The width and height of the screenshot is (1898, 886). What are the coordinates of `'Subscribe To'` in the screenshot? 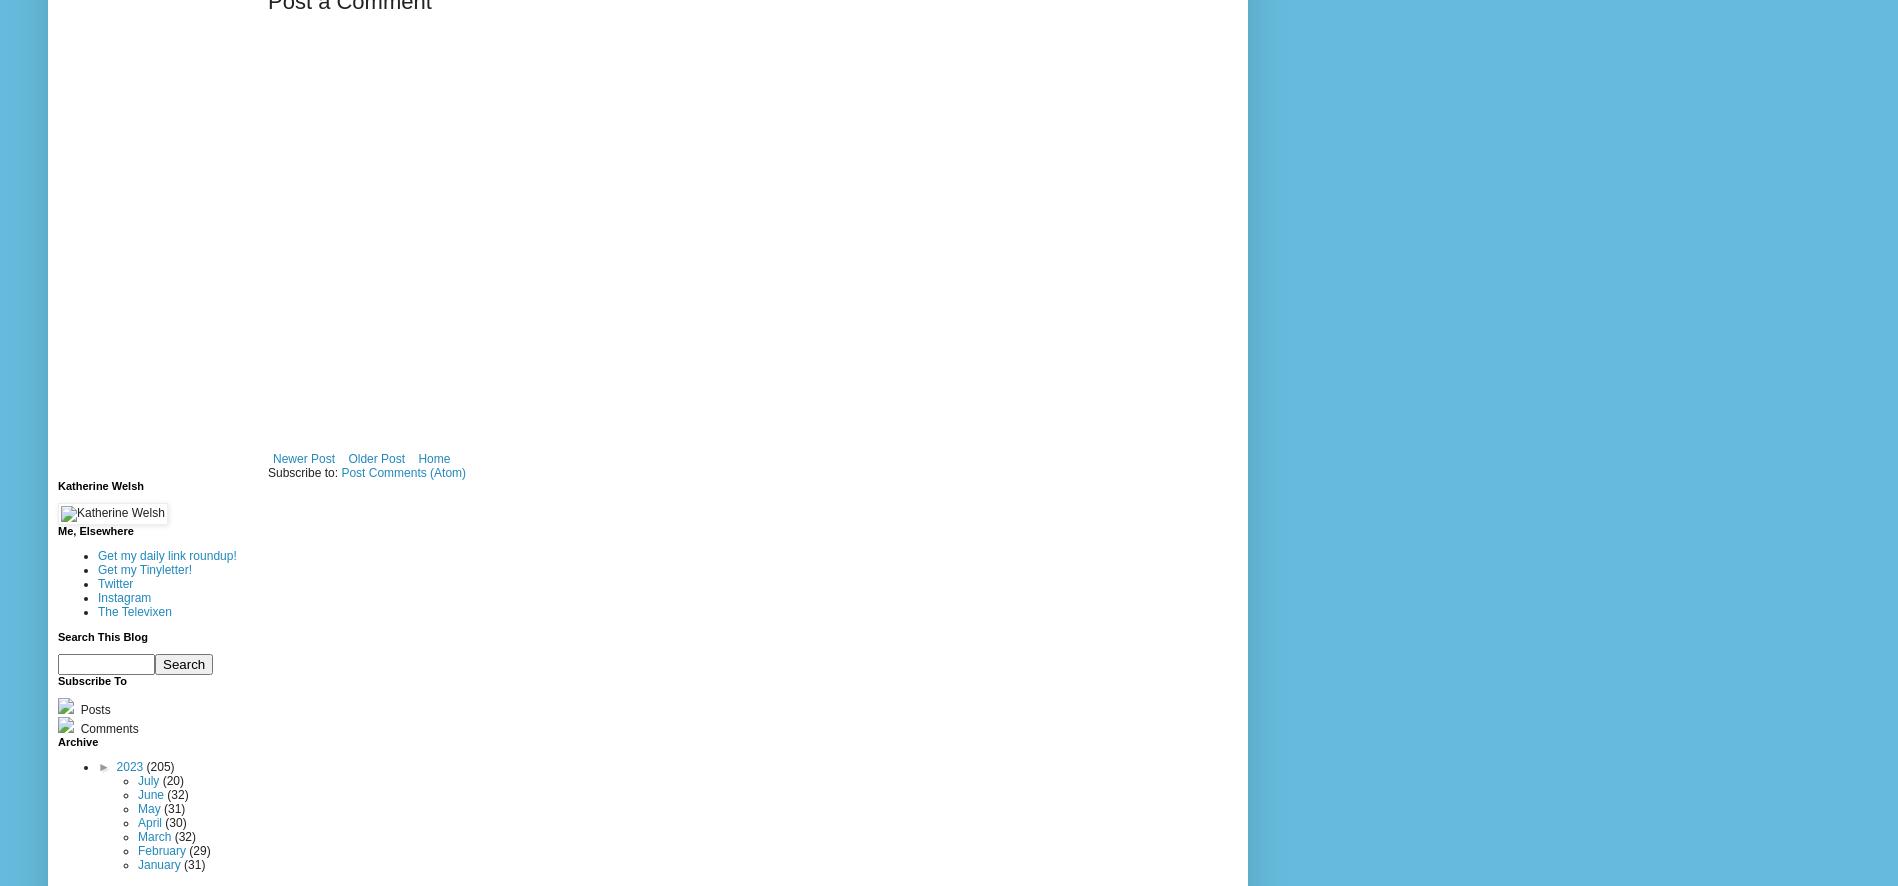 It's located at (58, 679).